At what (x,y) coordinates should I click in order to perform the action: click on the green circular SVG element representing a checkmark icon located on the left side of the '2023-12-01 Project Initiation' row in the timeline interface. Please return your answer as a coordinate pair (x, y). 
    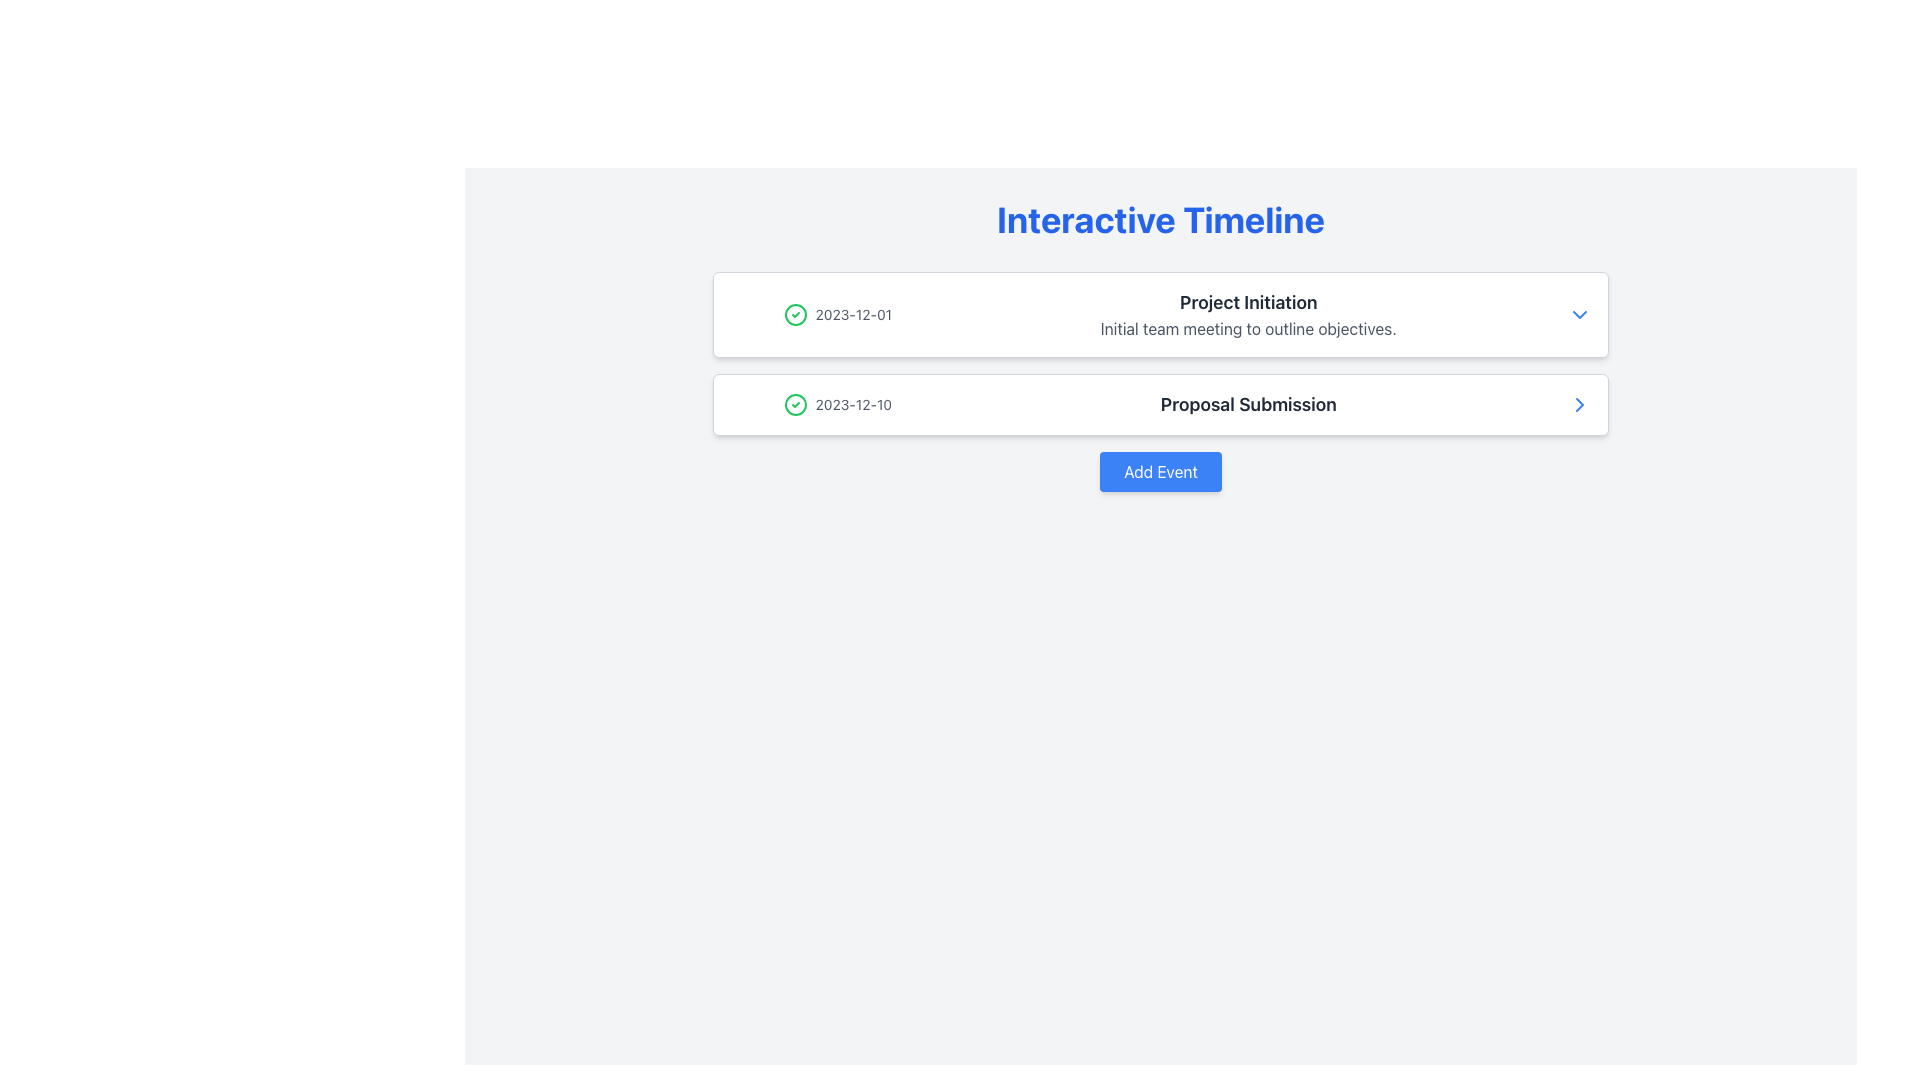
    Looking at the image, I should click on (794, 405).